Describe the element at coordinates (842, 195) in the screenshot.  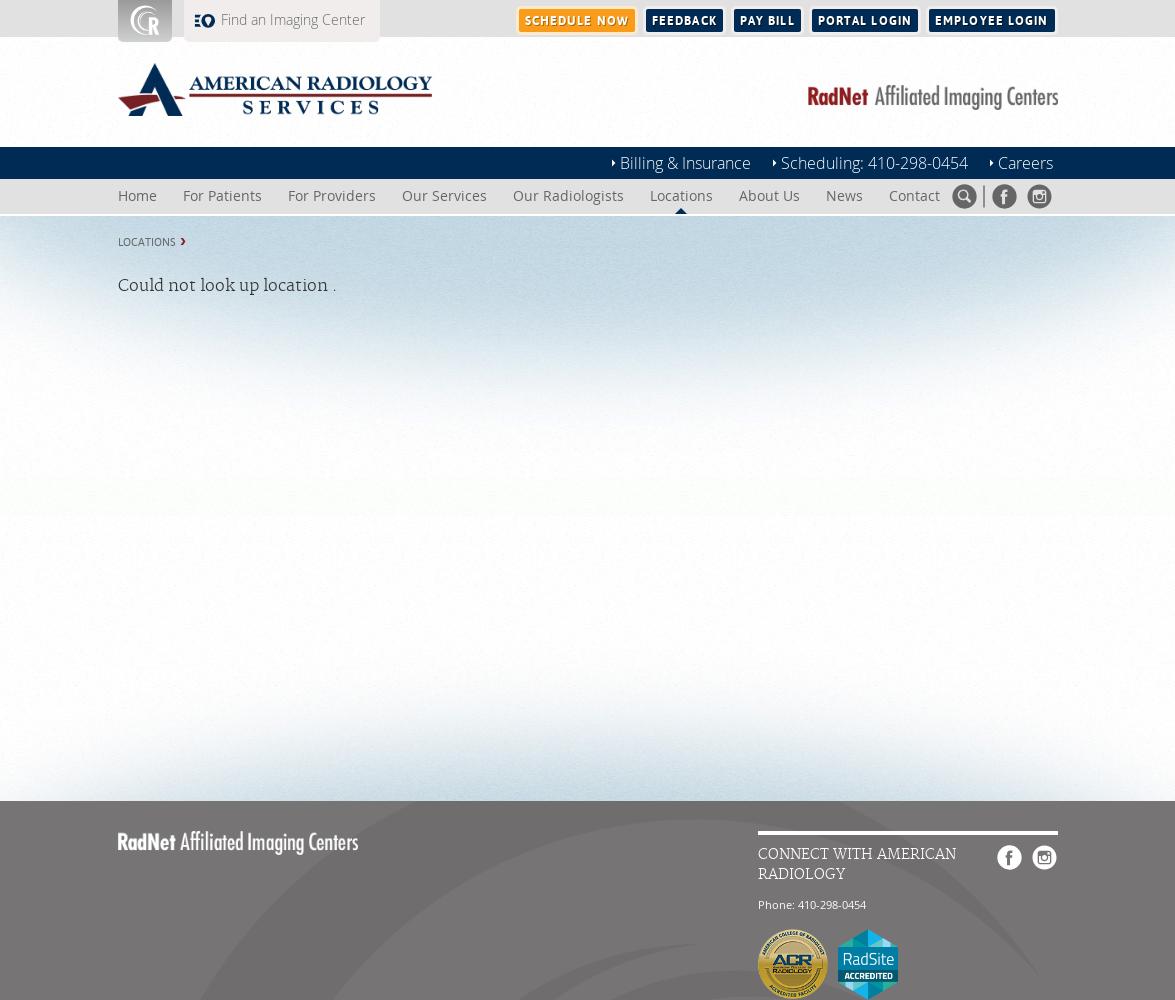
I see `'News'` at that location.